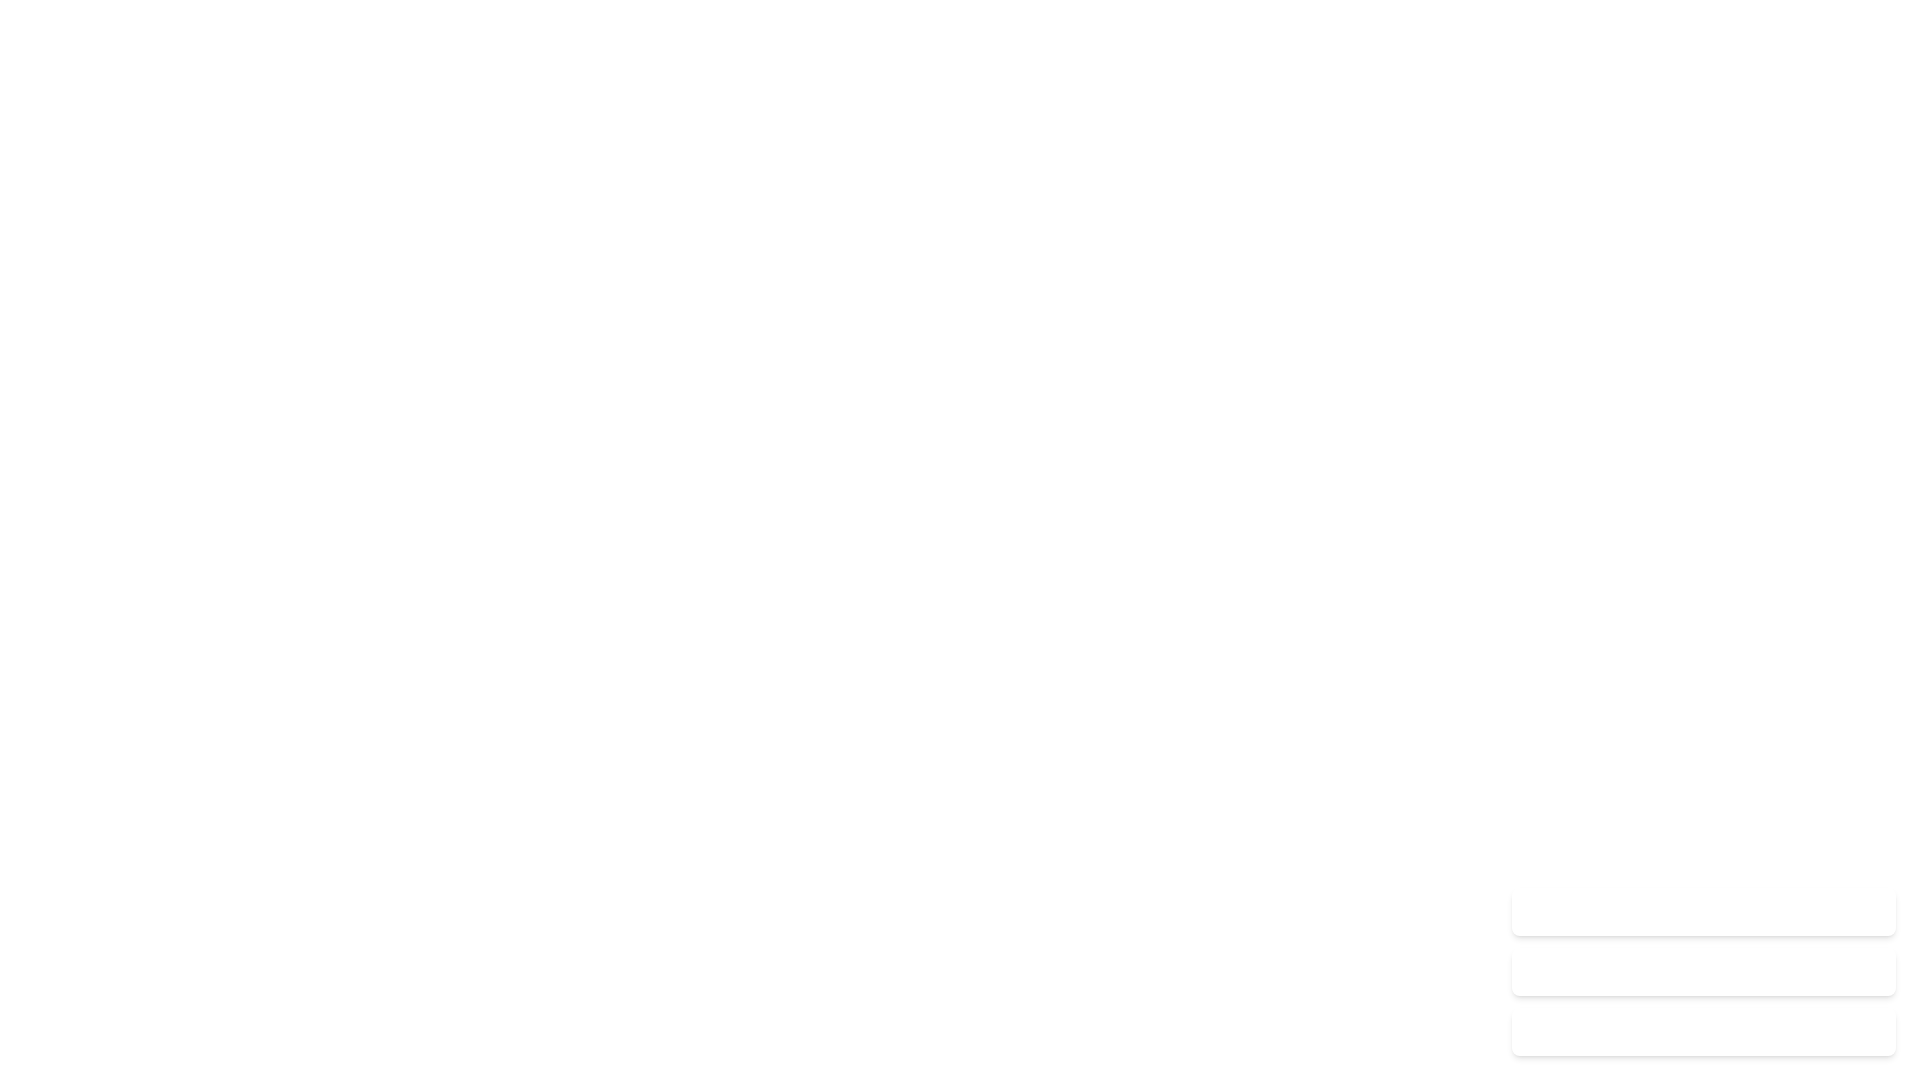 The height and width of the screenshot is (1080, 1920). What do you see at coordinates (1871, 911) in the screenshot?
I see `the close button located at the far-right end of the blue notification box` at bounding box center [1871, 911].